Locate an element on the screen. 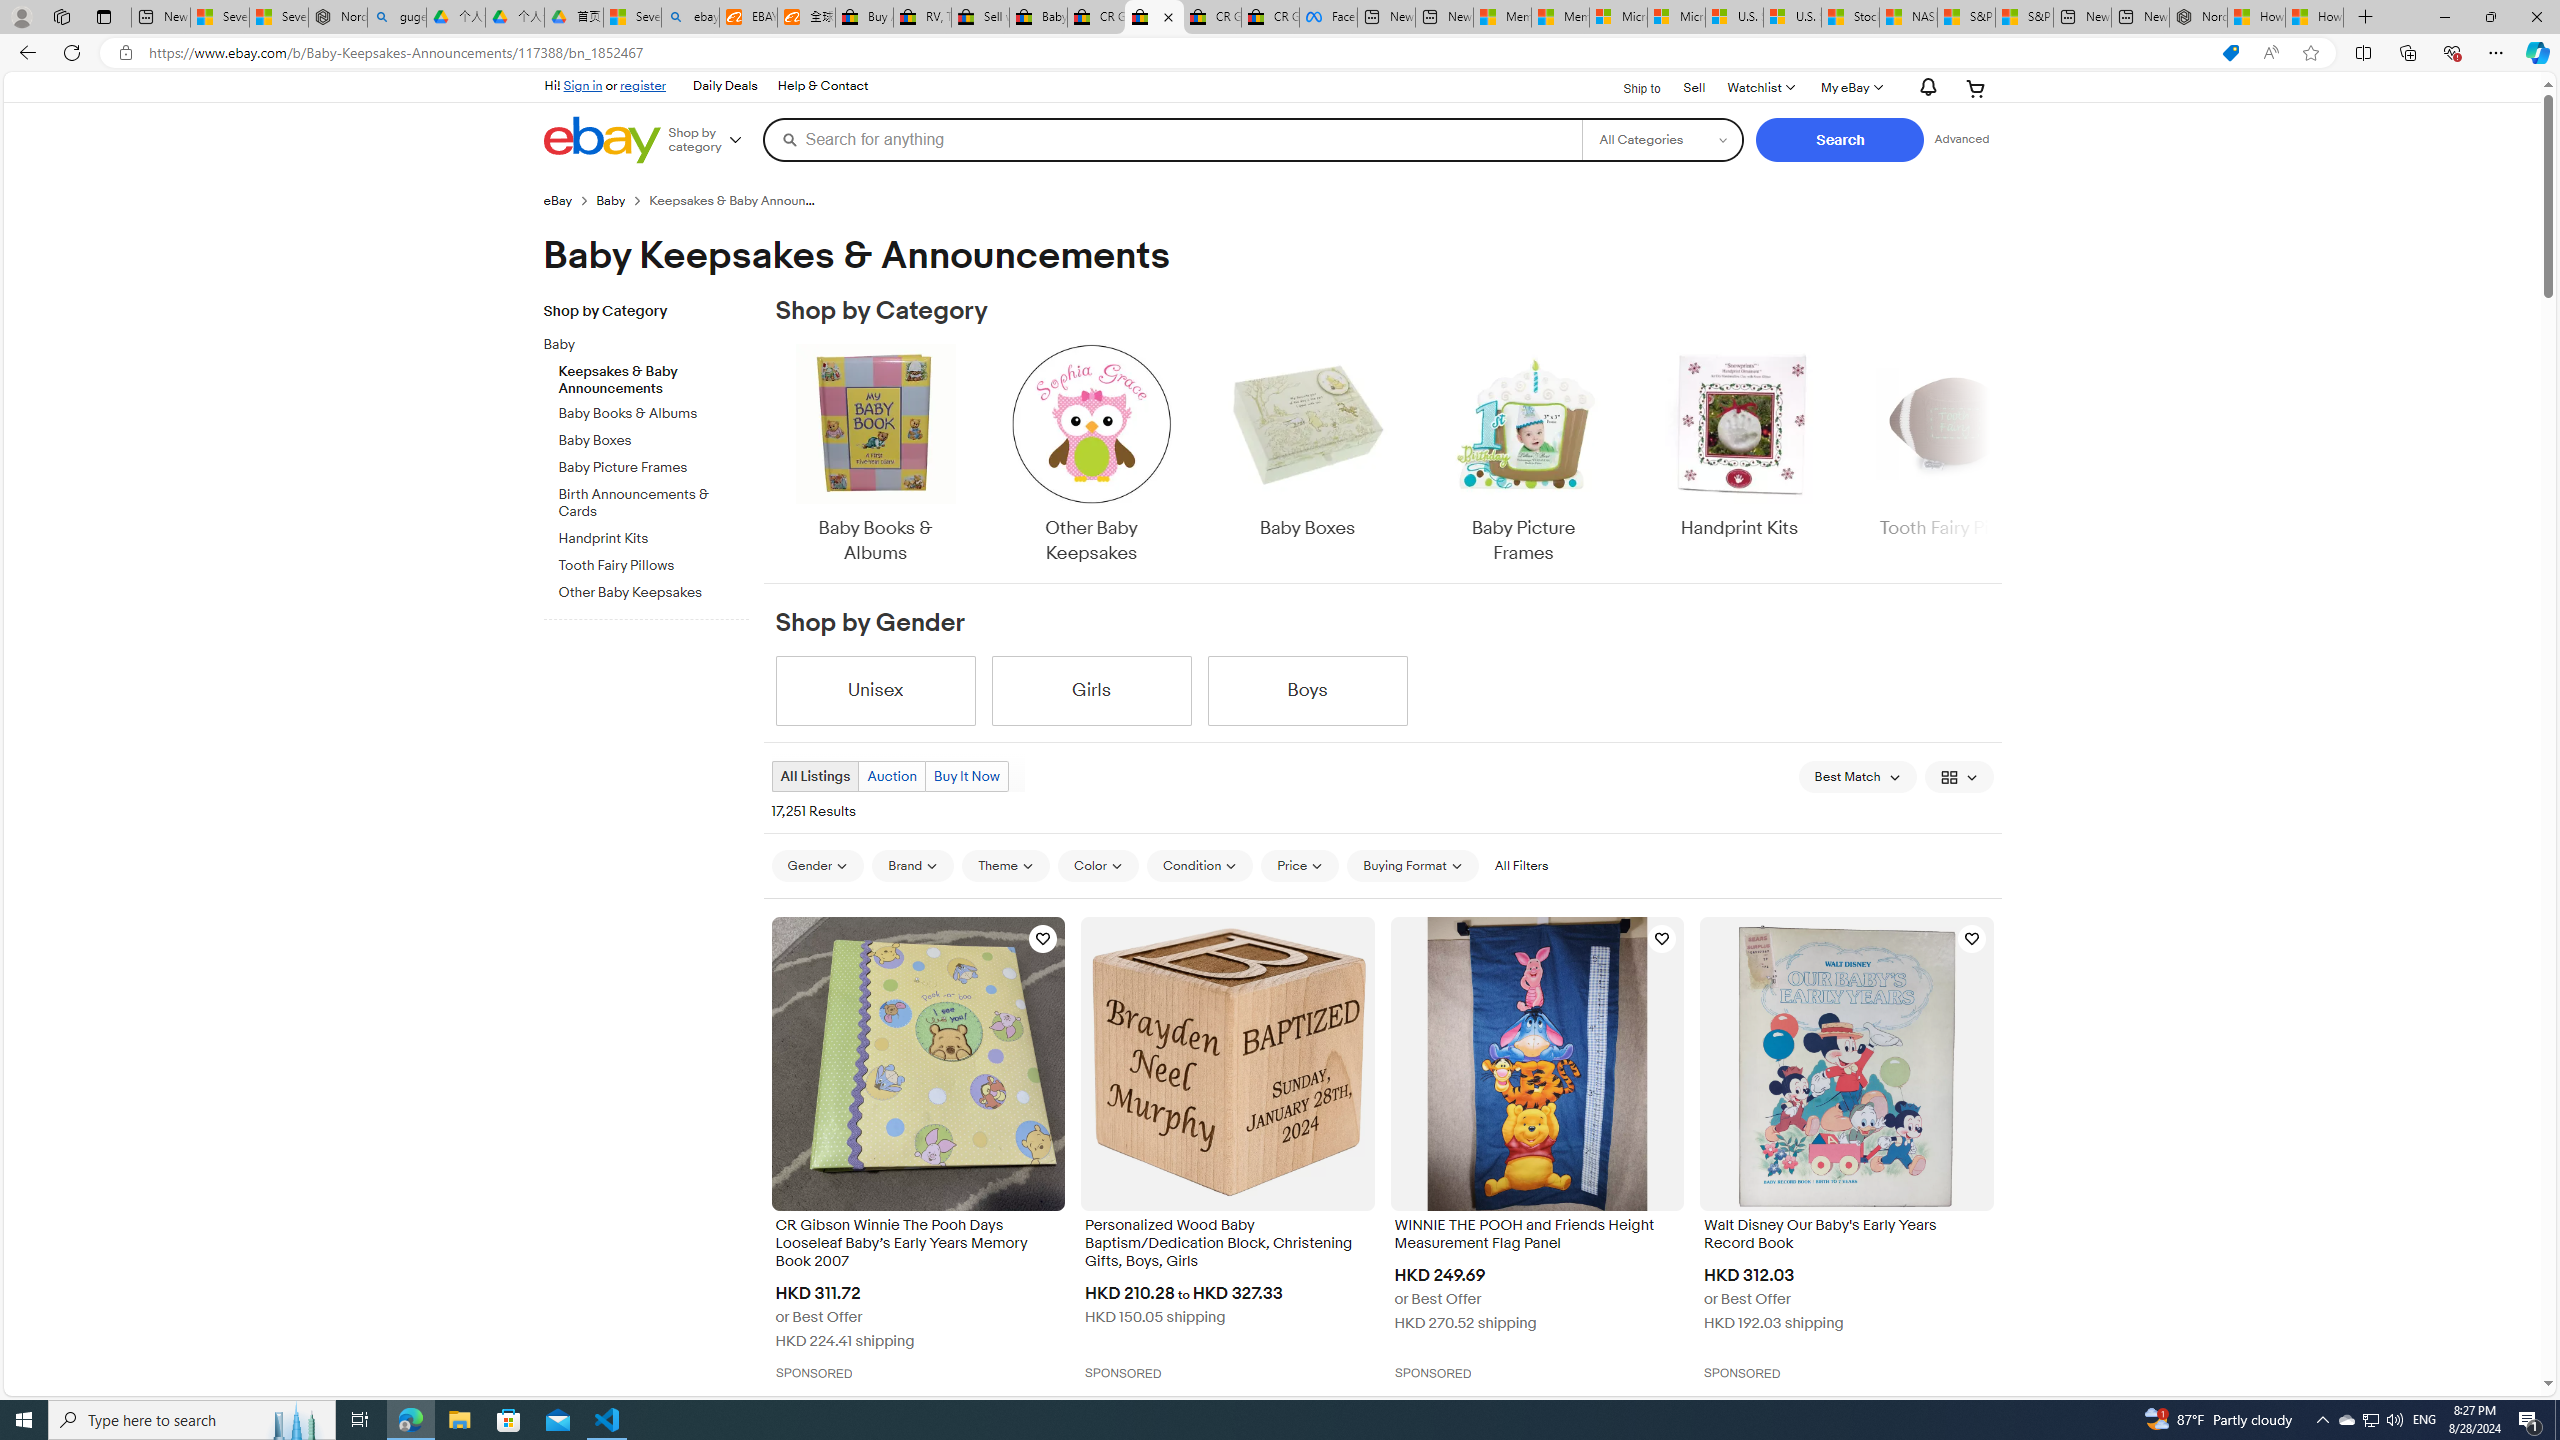  'My eBay' is located at coordinates (1850, 87).